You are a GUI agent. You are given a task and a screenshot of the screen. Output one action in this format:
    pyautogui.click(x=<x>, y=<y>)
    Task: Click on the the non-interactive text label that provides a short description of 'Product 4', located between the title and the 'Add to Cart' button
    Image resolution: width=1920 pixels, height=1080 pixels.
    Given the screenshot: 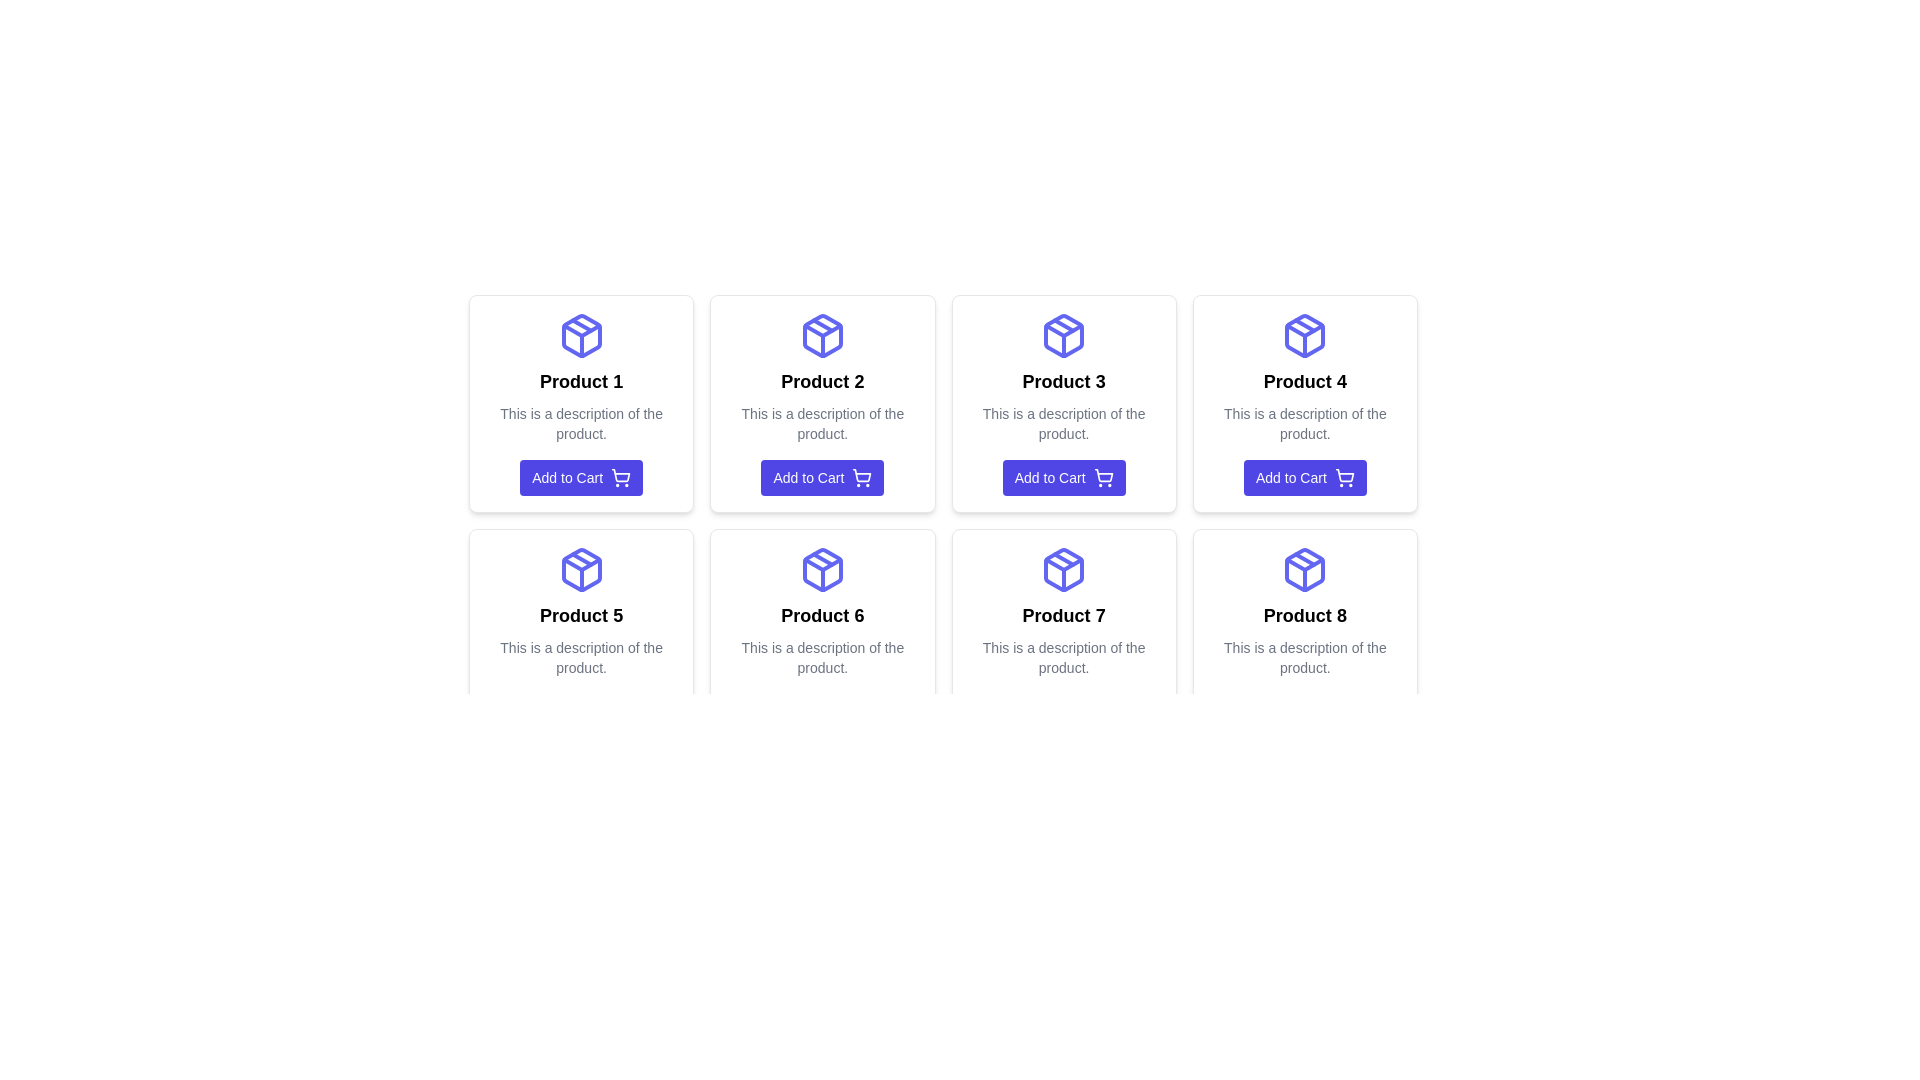 What is the action you would take?
    pyautogui.click(x=1305, y=423)
    